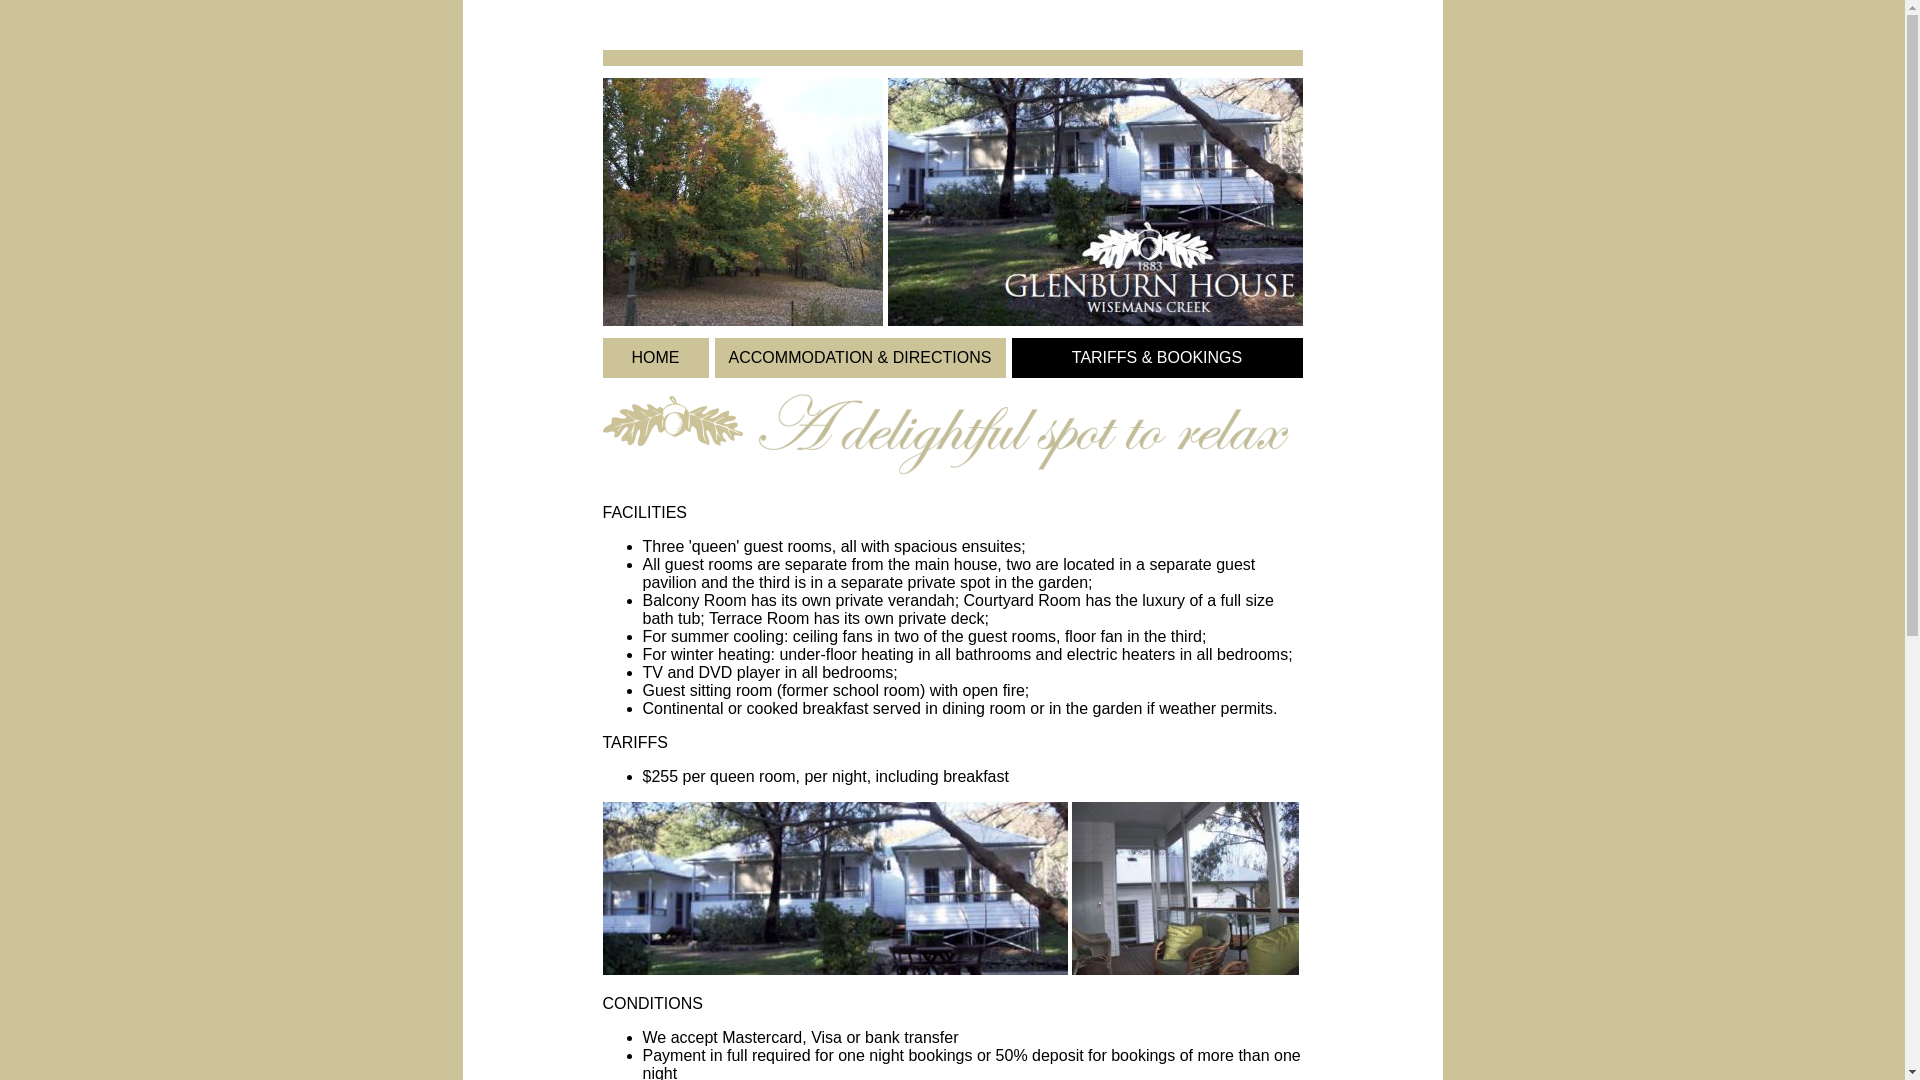 Image resolution: width=1920 pixels, height=1080 pixels. What do you see at coordinates (860, 356) in the screenshot?
I see `'ACCOMMODATION & DIRECTIONS'` at bounding box center [860, 356].